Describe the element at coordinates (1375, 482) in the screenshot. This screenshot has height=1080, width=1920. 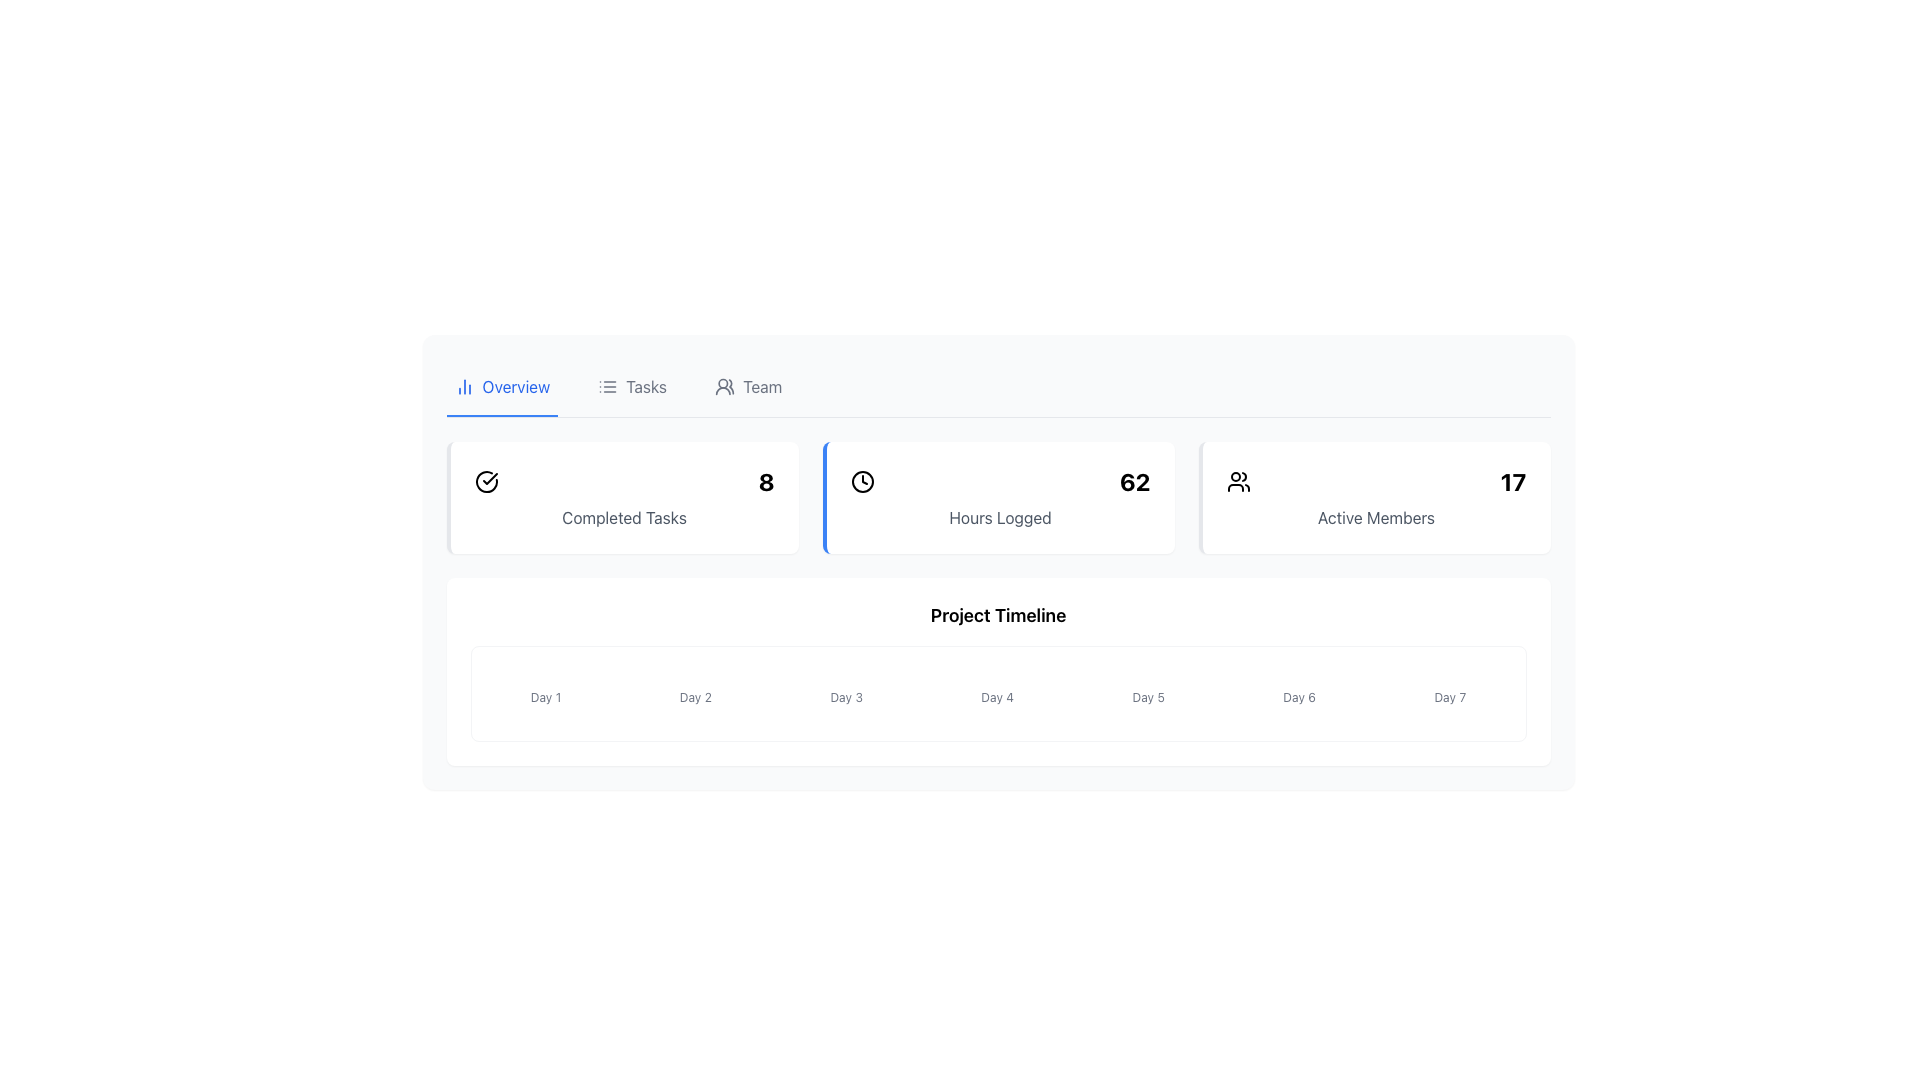
I see `value displayed in the large, bold font number '17' located on the right side within the 'Active Members' rectangular box` at that location.